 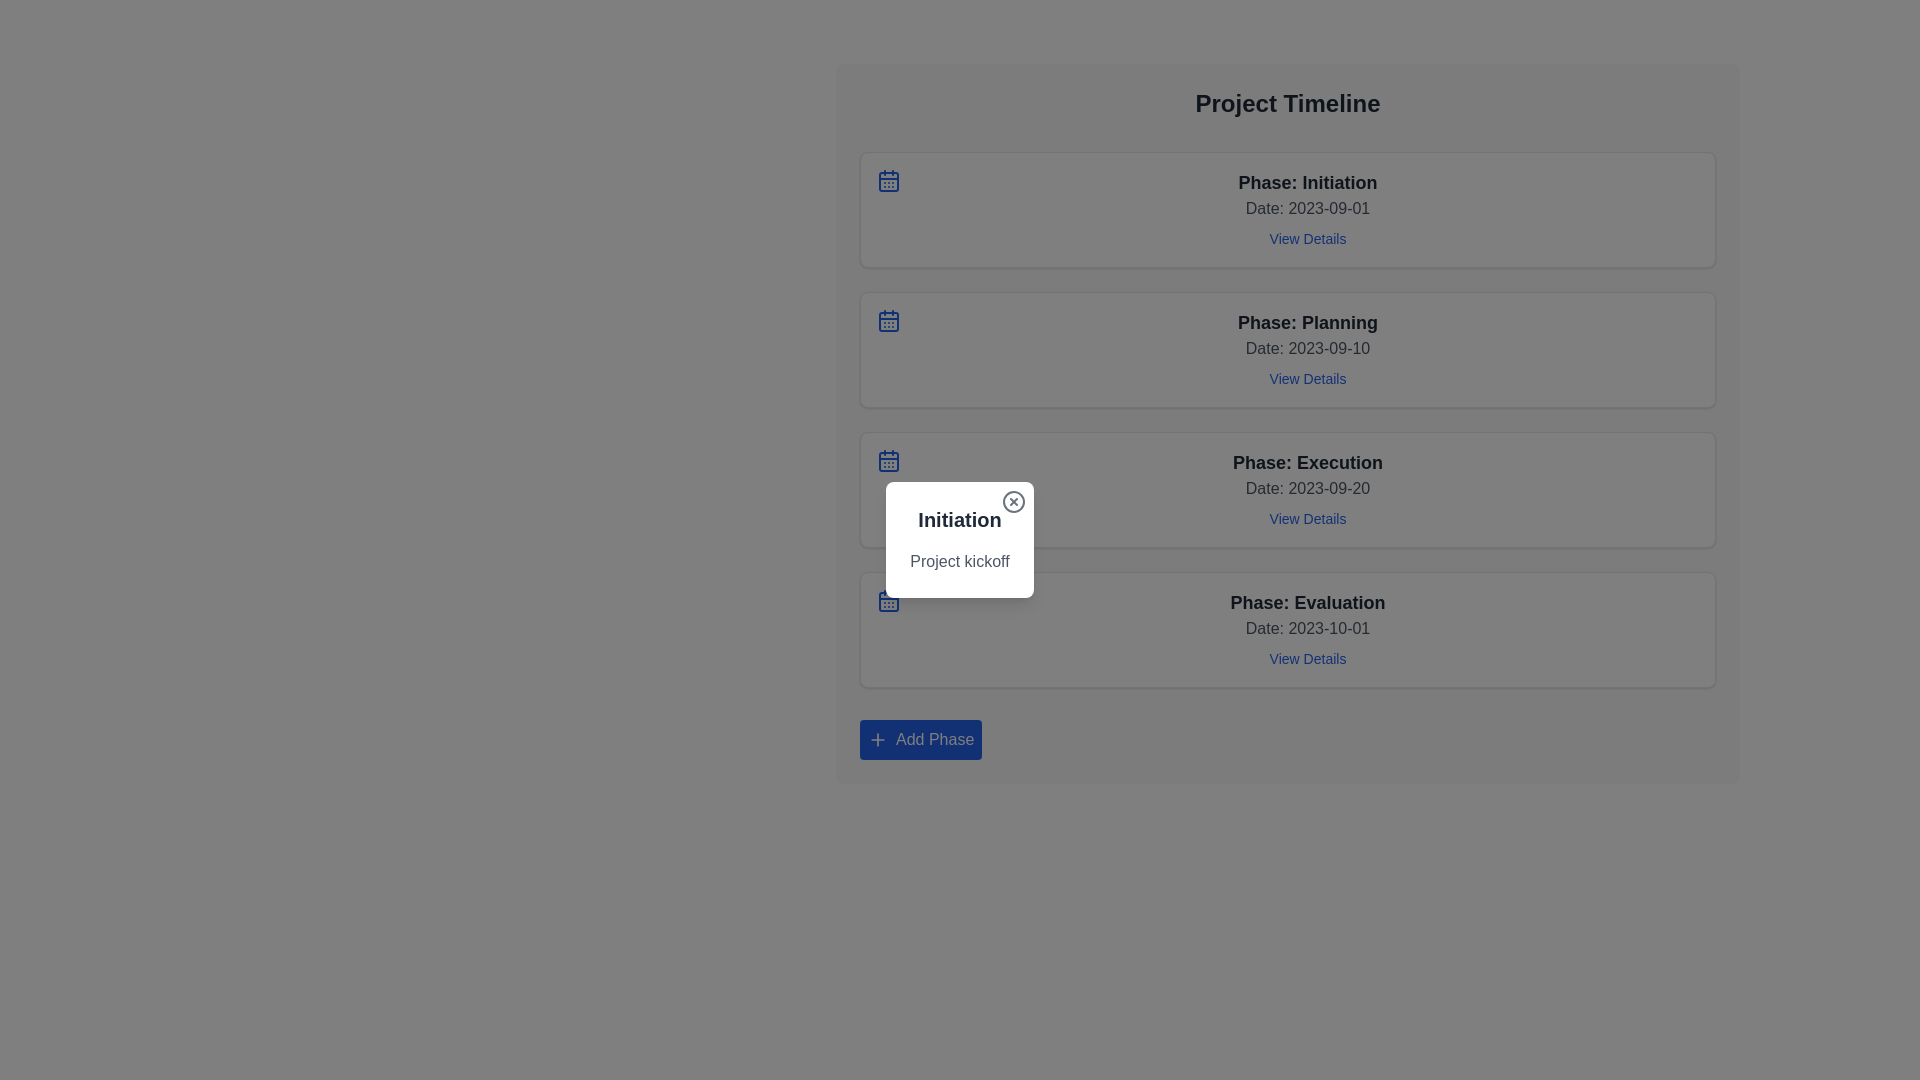 What do you see at coordinates (887, 600) in the screenshot?
I see `the small blue calendar icon with a grid outline, located on the leftmost side of the 'Phase: Evaluation' card, which is the fourth card in the vertical list of phase cards` at bounding box center [887, 600].